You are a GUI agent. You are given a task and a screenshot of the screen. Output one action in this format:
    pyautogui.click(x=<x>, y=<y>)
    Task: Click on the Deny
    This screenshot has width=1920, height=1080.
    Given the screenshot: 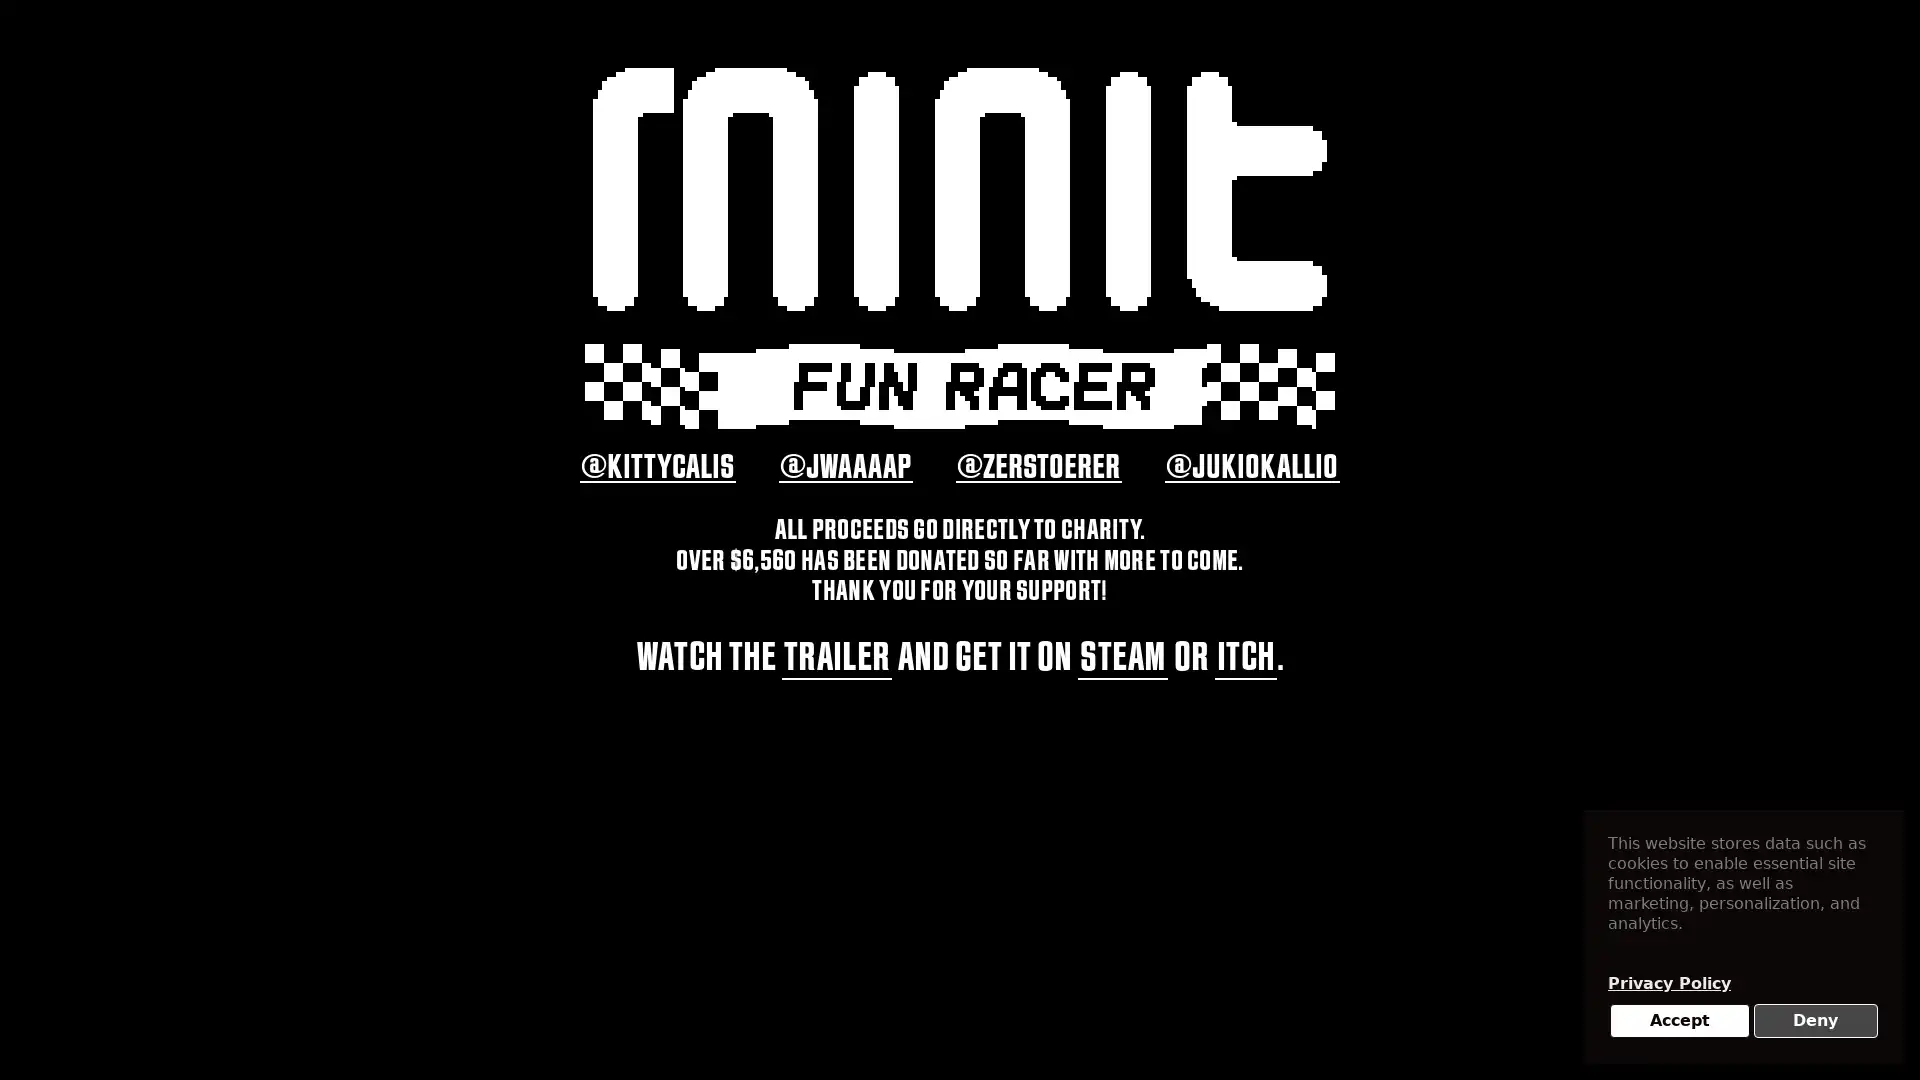 What is the action you would take?
    pyautogui.click(x=1815, y=1021)
    